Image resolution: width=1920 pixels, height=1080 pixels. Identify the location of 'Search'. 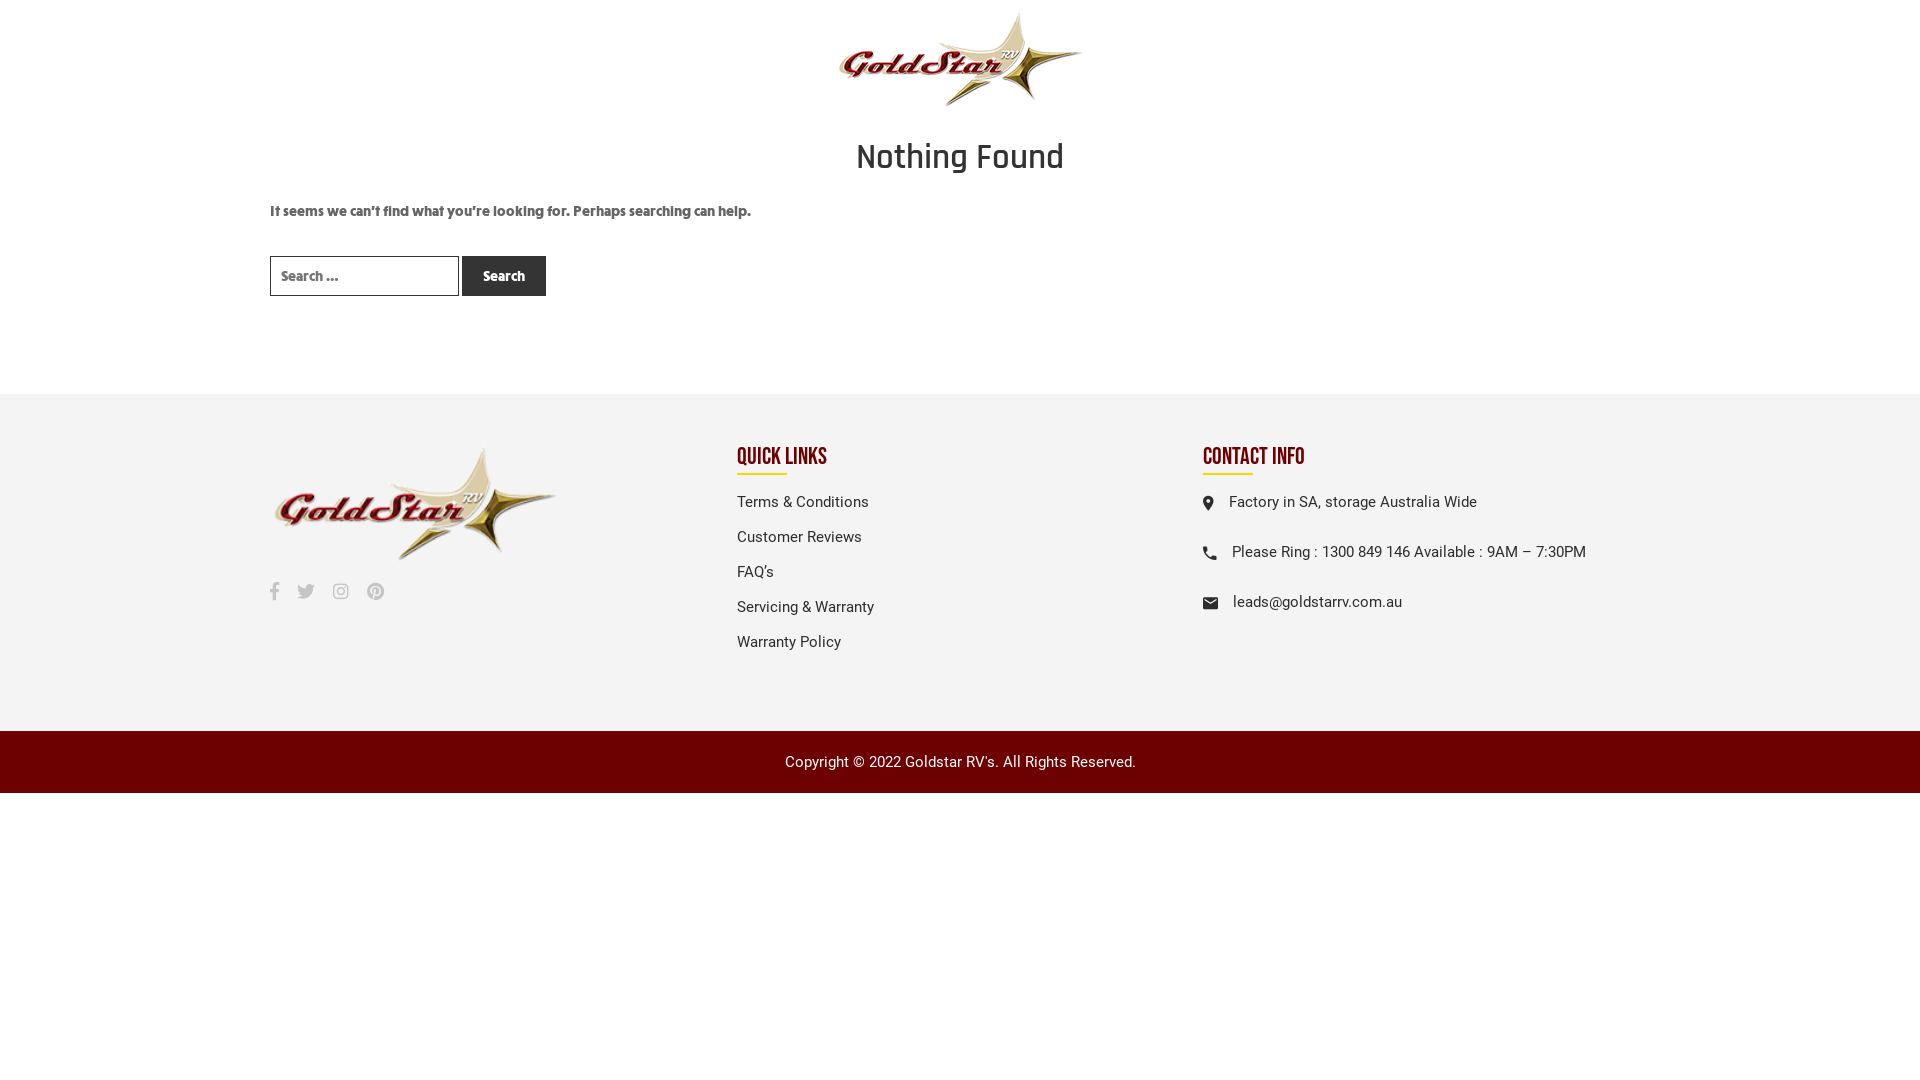
(504, 276).